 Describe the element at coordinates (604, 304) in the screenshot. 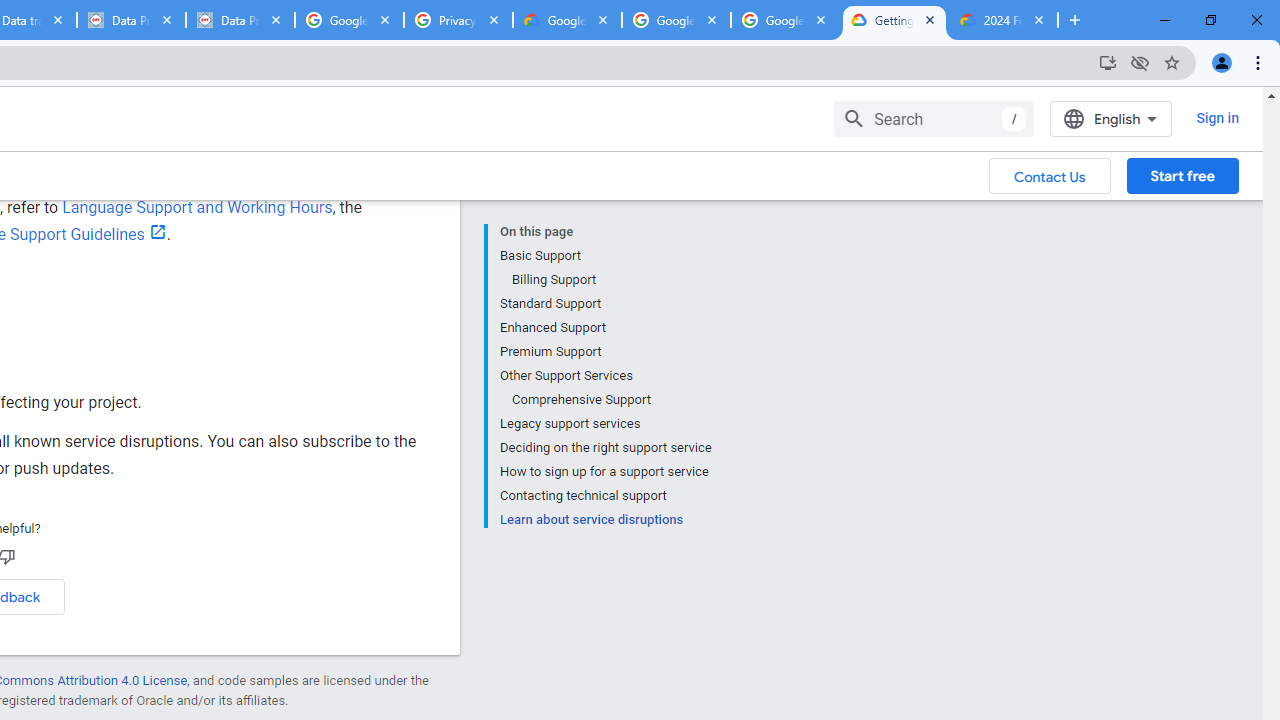

I see `'Standard Support'` at that location.